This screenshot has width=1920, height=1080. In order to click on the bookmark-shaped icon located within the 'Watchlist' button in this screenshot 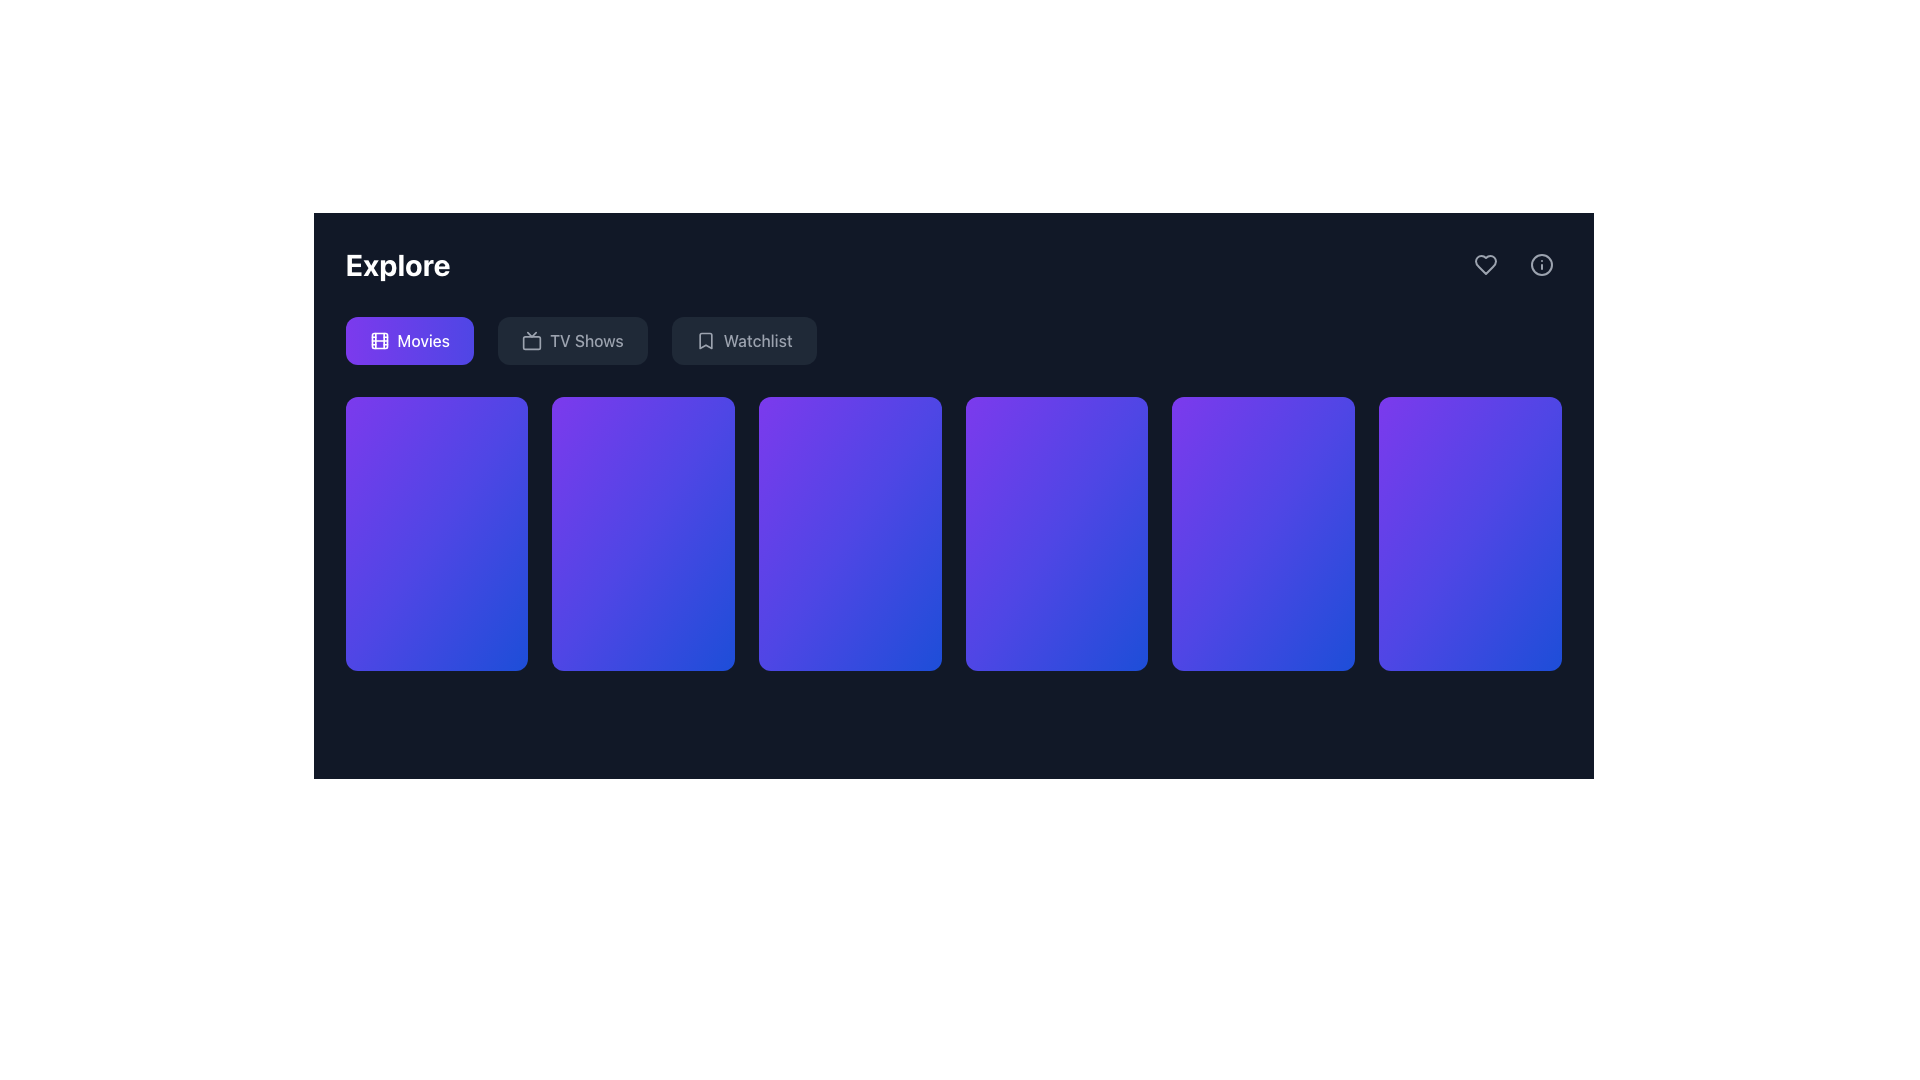, I will do `click(705, 339)`.